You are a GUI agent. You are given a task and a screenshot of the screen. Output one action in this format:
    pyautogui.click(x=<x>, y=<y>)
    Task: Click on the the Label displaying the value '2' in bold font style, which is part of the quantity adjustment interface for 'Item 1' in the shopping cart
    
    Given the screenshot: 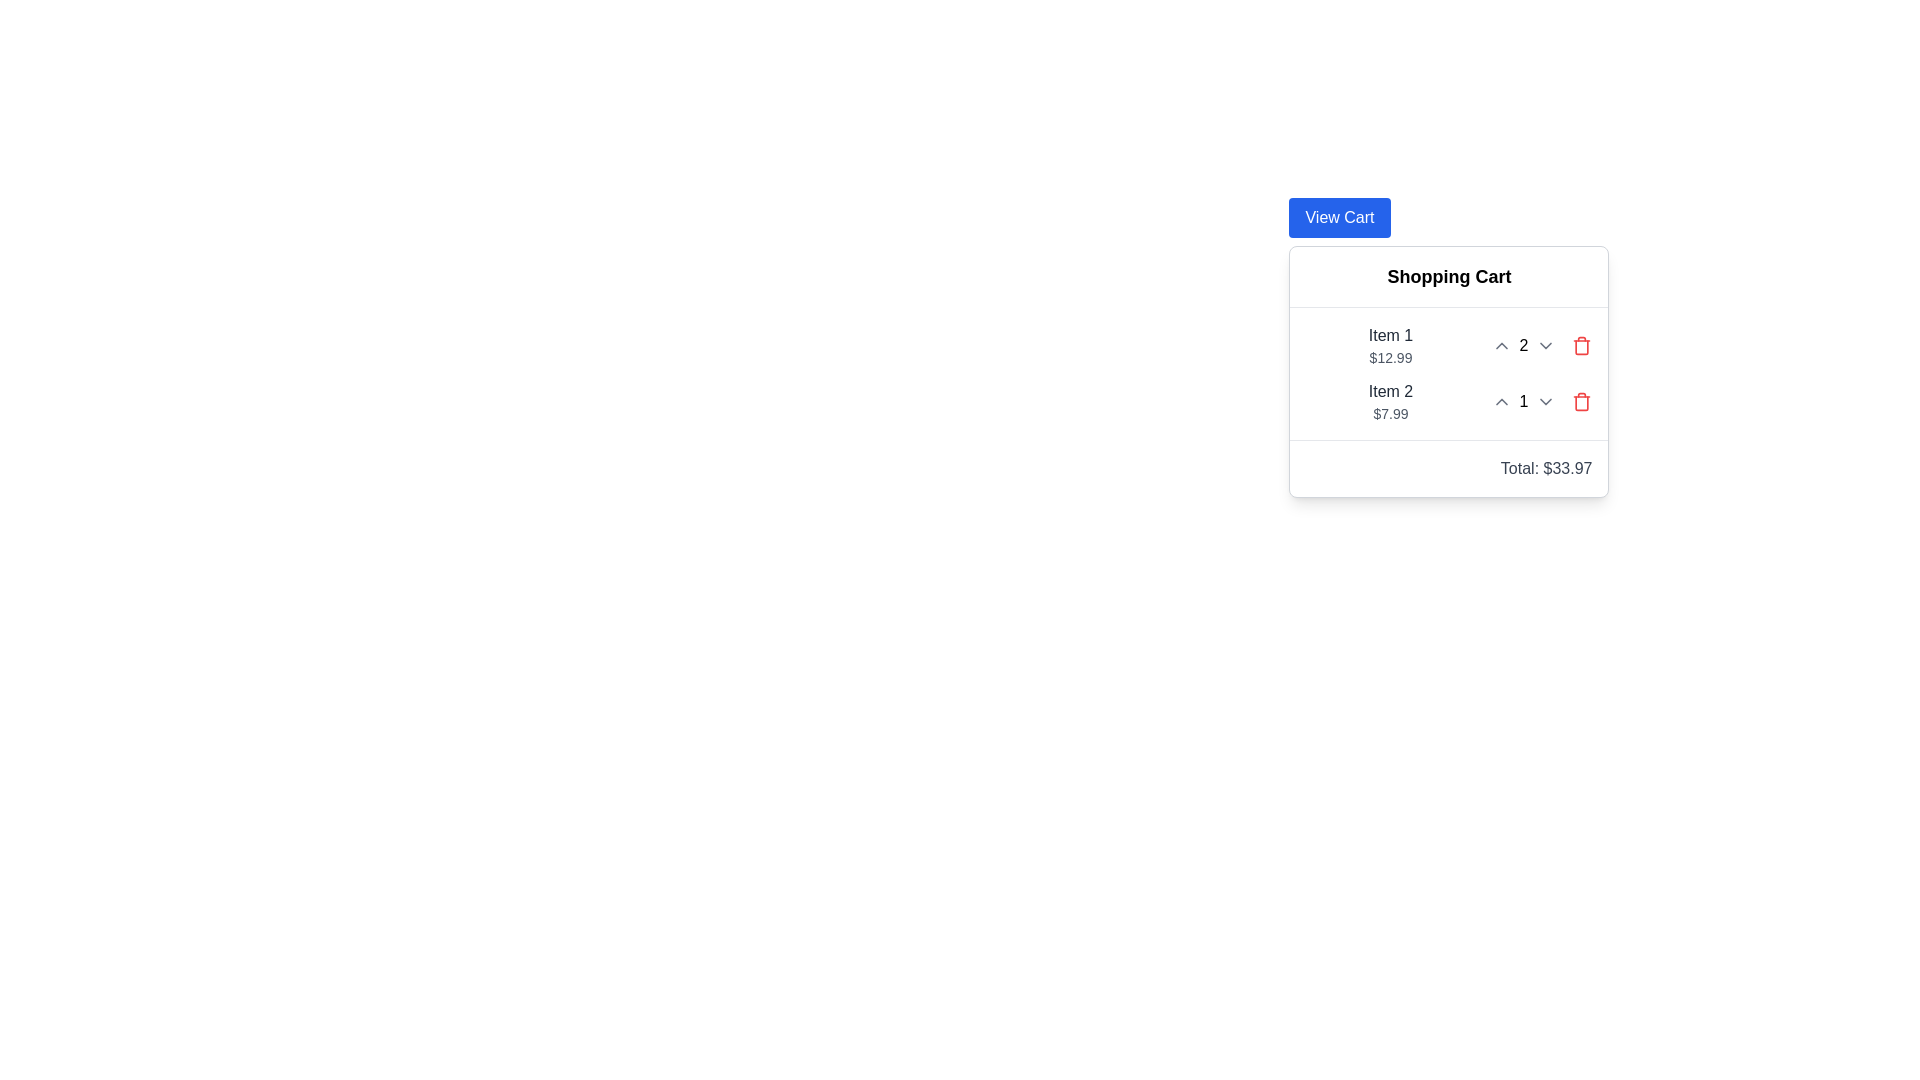 What is the action you would take?
    pyautogui.click(x=1523, y=345)
    